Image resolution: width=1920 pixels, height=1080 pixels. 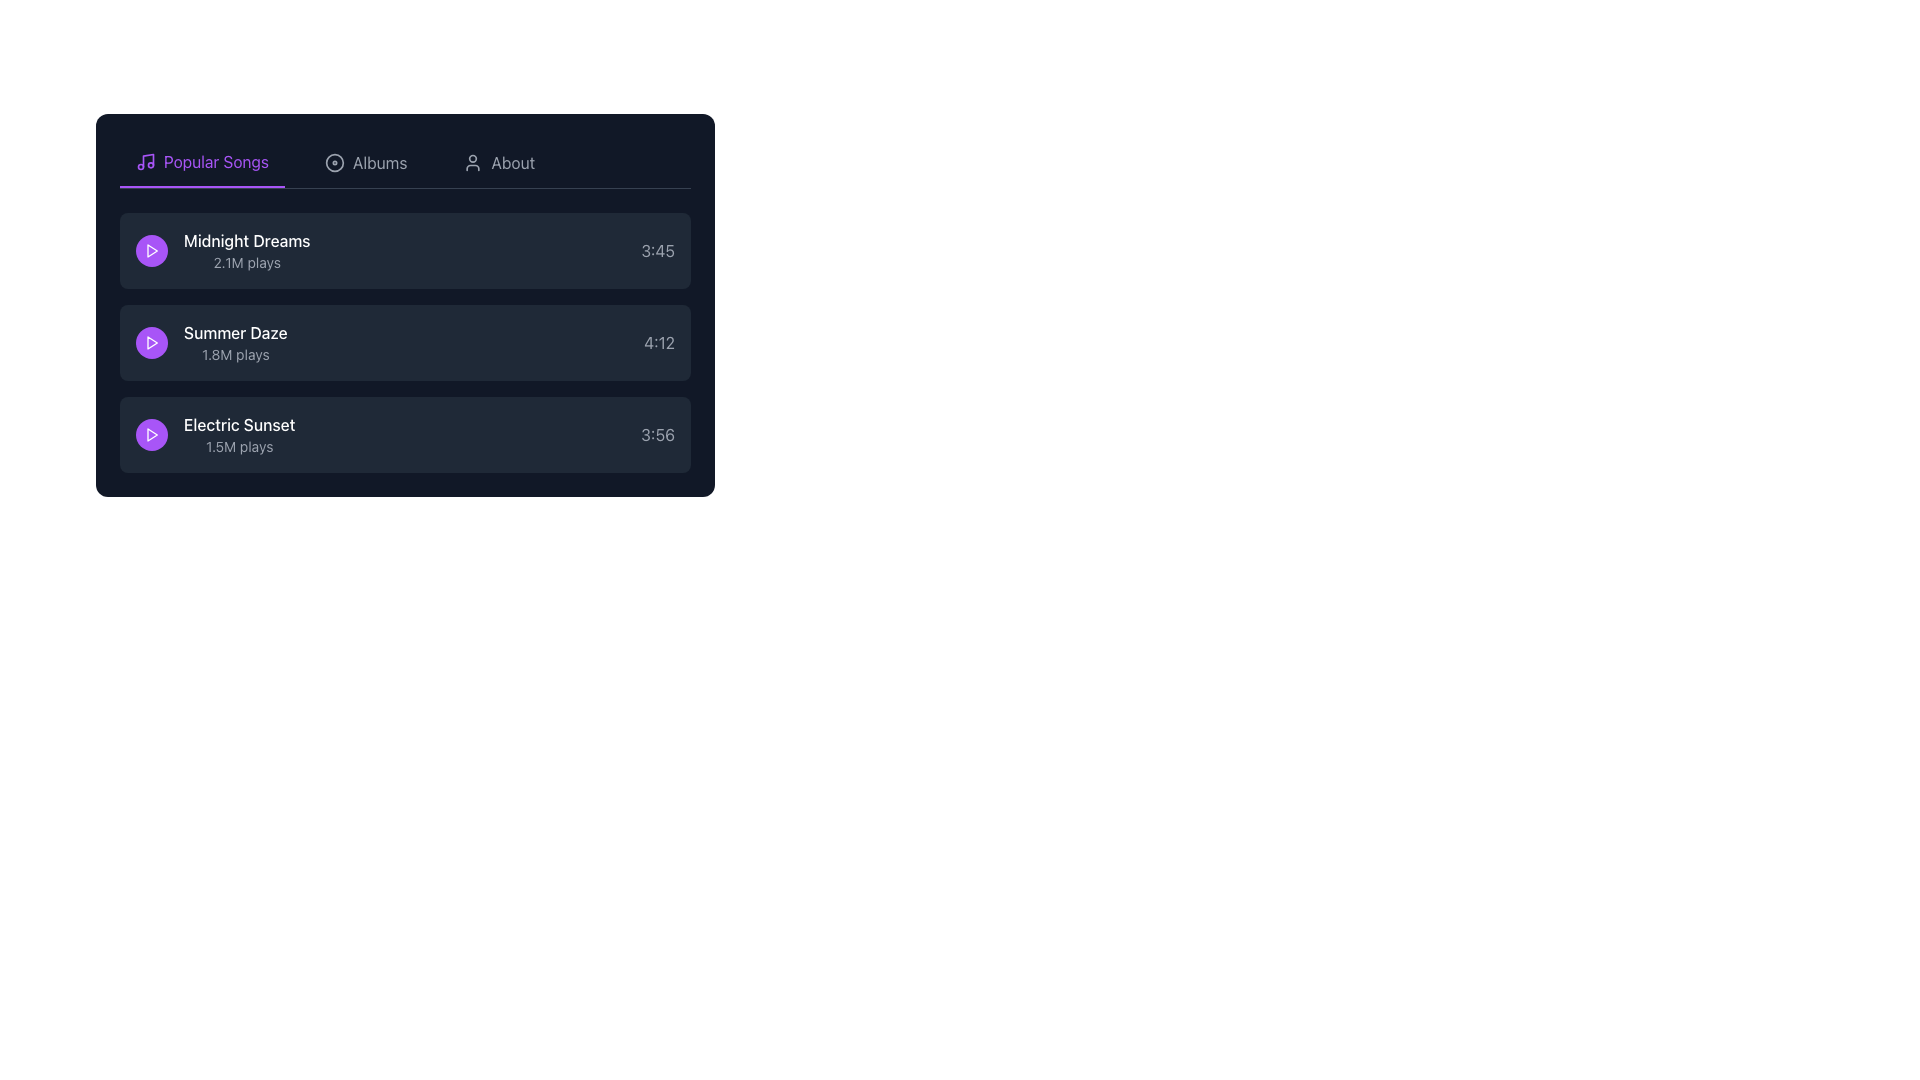 What do you see at coordinates (335, 161) in the screenshot?
I see `the larger SVG Circle element in the 'Albums' section of the top navigation bar, which is positioned between the 'Popular Songs' and 'About' sections` at bounding box center [335, 161].